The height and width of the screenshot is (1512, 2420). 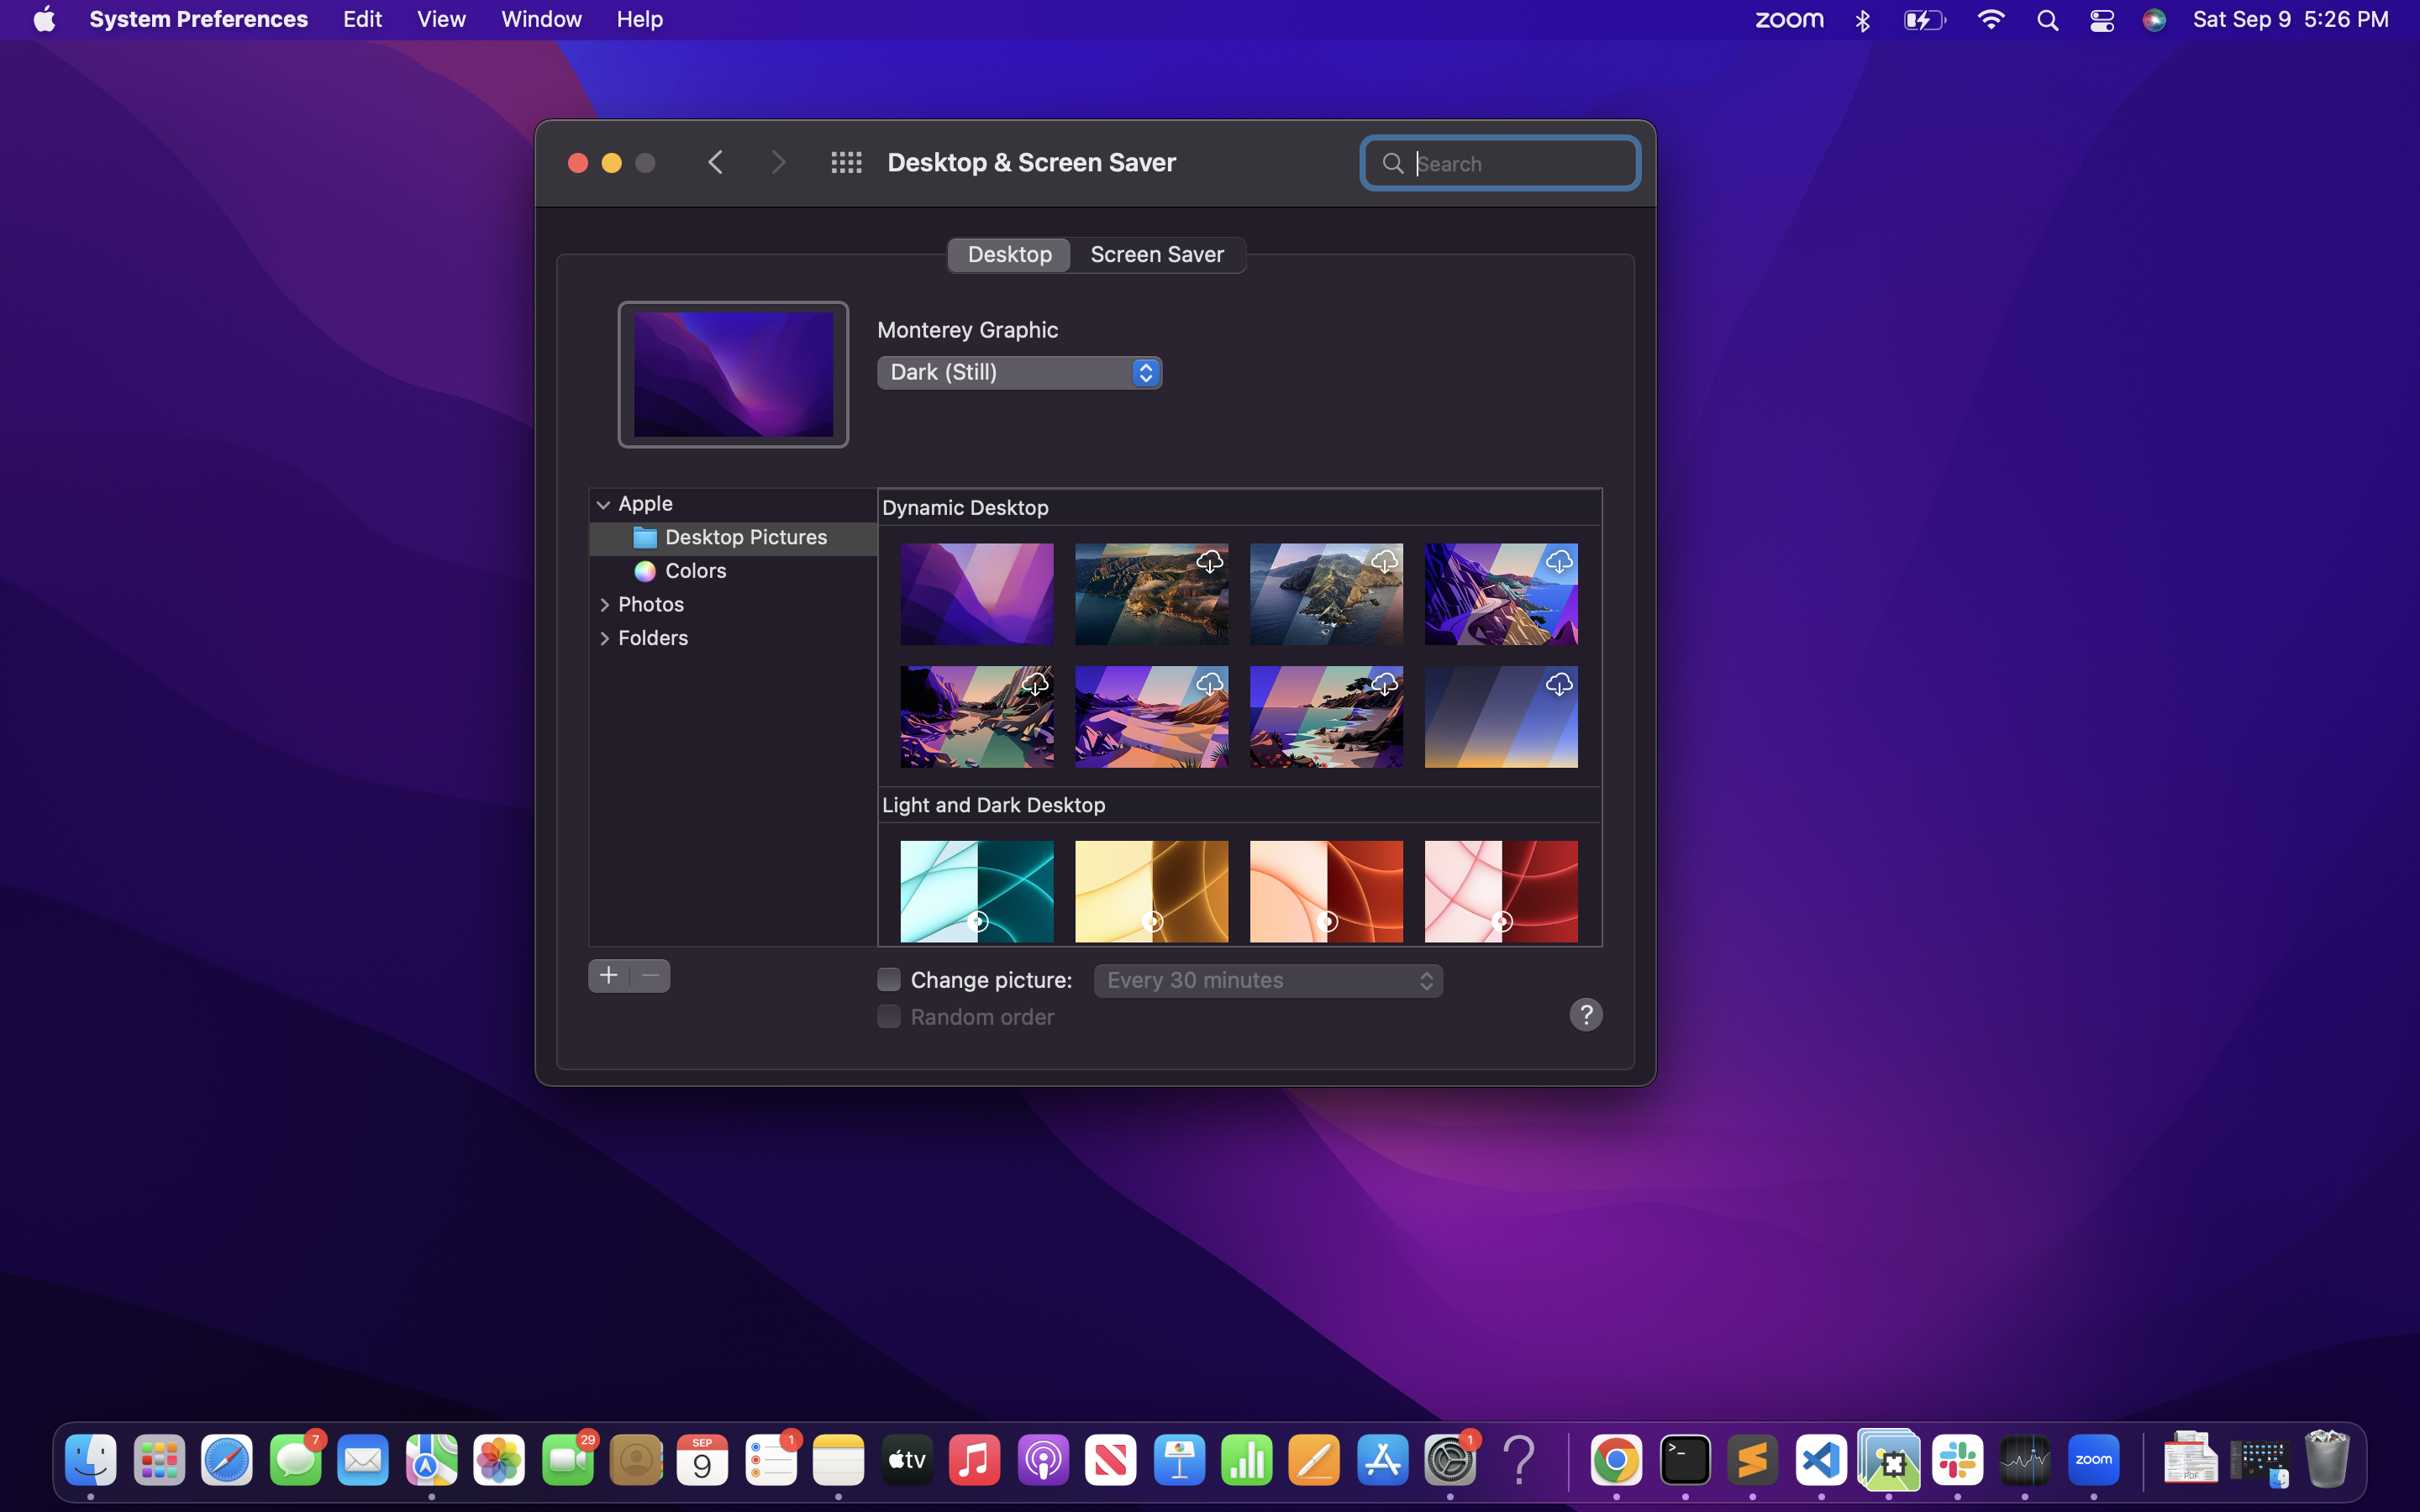 What do you see at coordinates (1007, 253) in the screenshot?
I see `the desktop` at bounding box center [1007, 253].